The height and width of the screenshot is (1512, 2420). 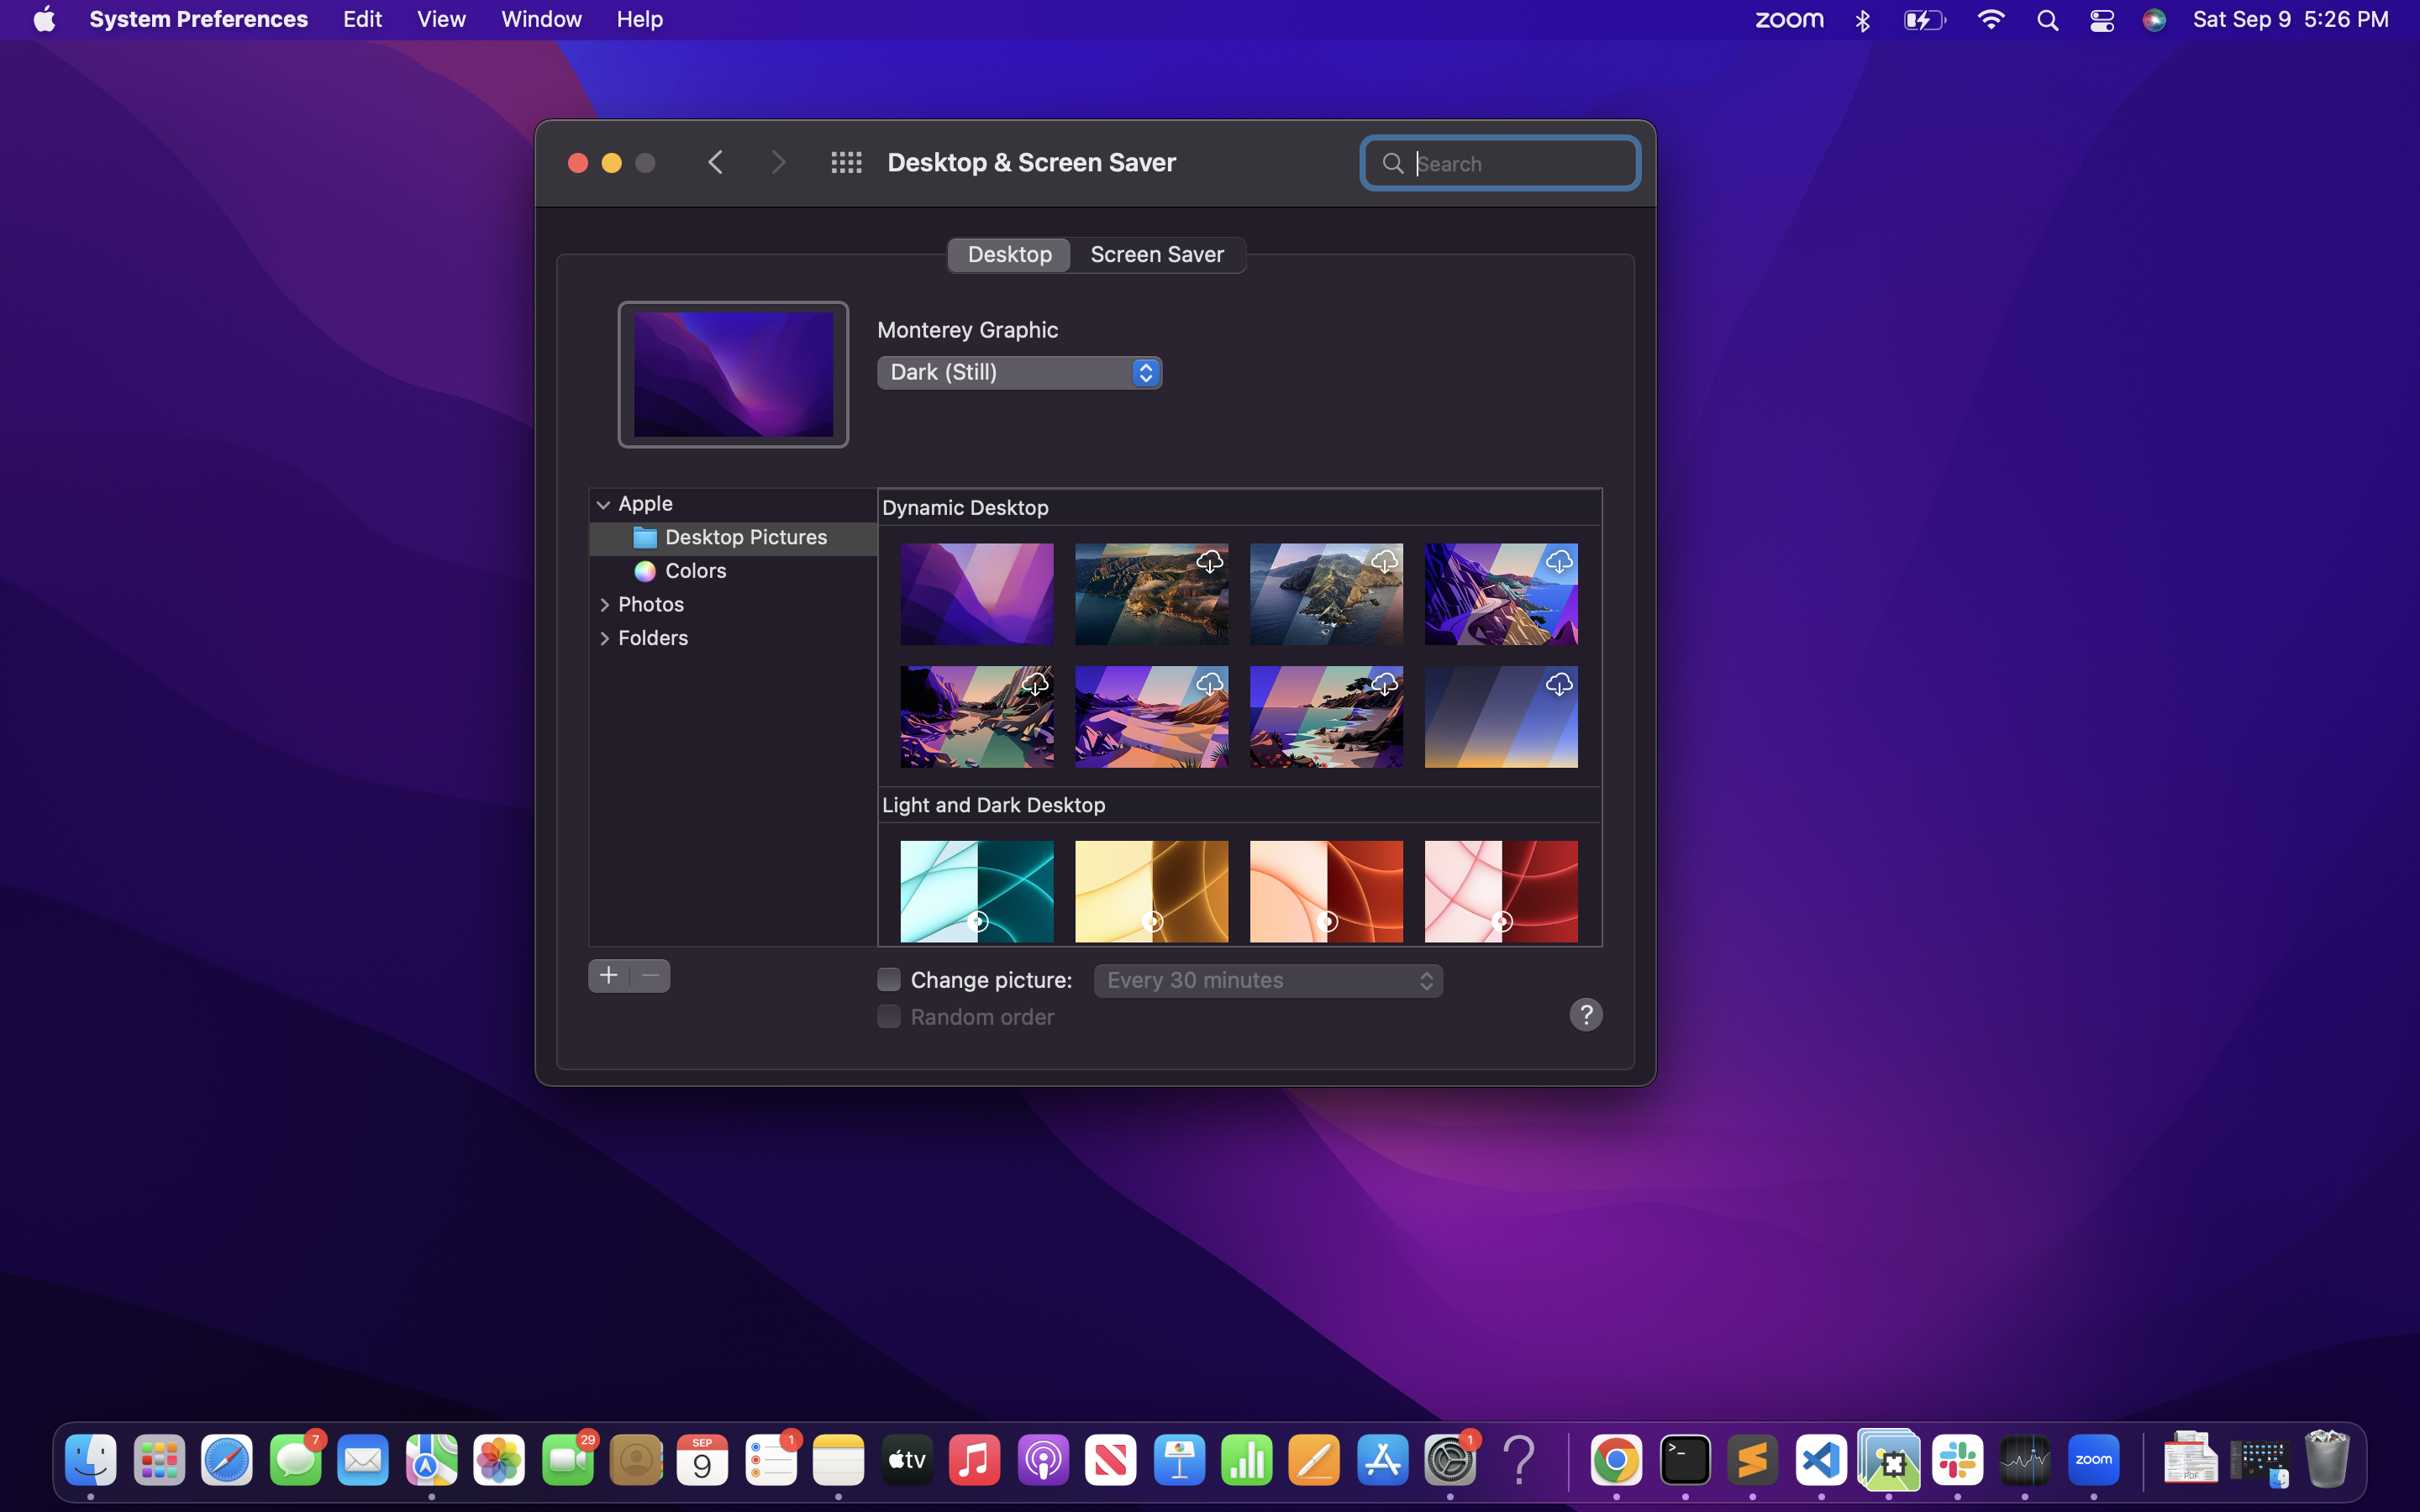 What do you see at coordinates (1007, 253) in the screenshot?
I see `the desktop` at bounding box center [1007, 253].